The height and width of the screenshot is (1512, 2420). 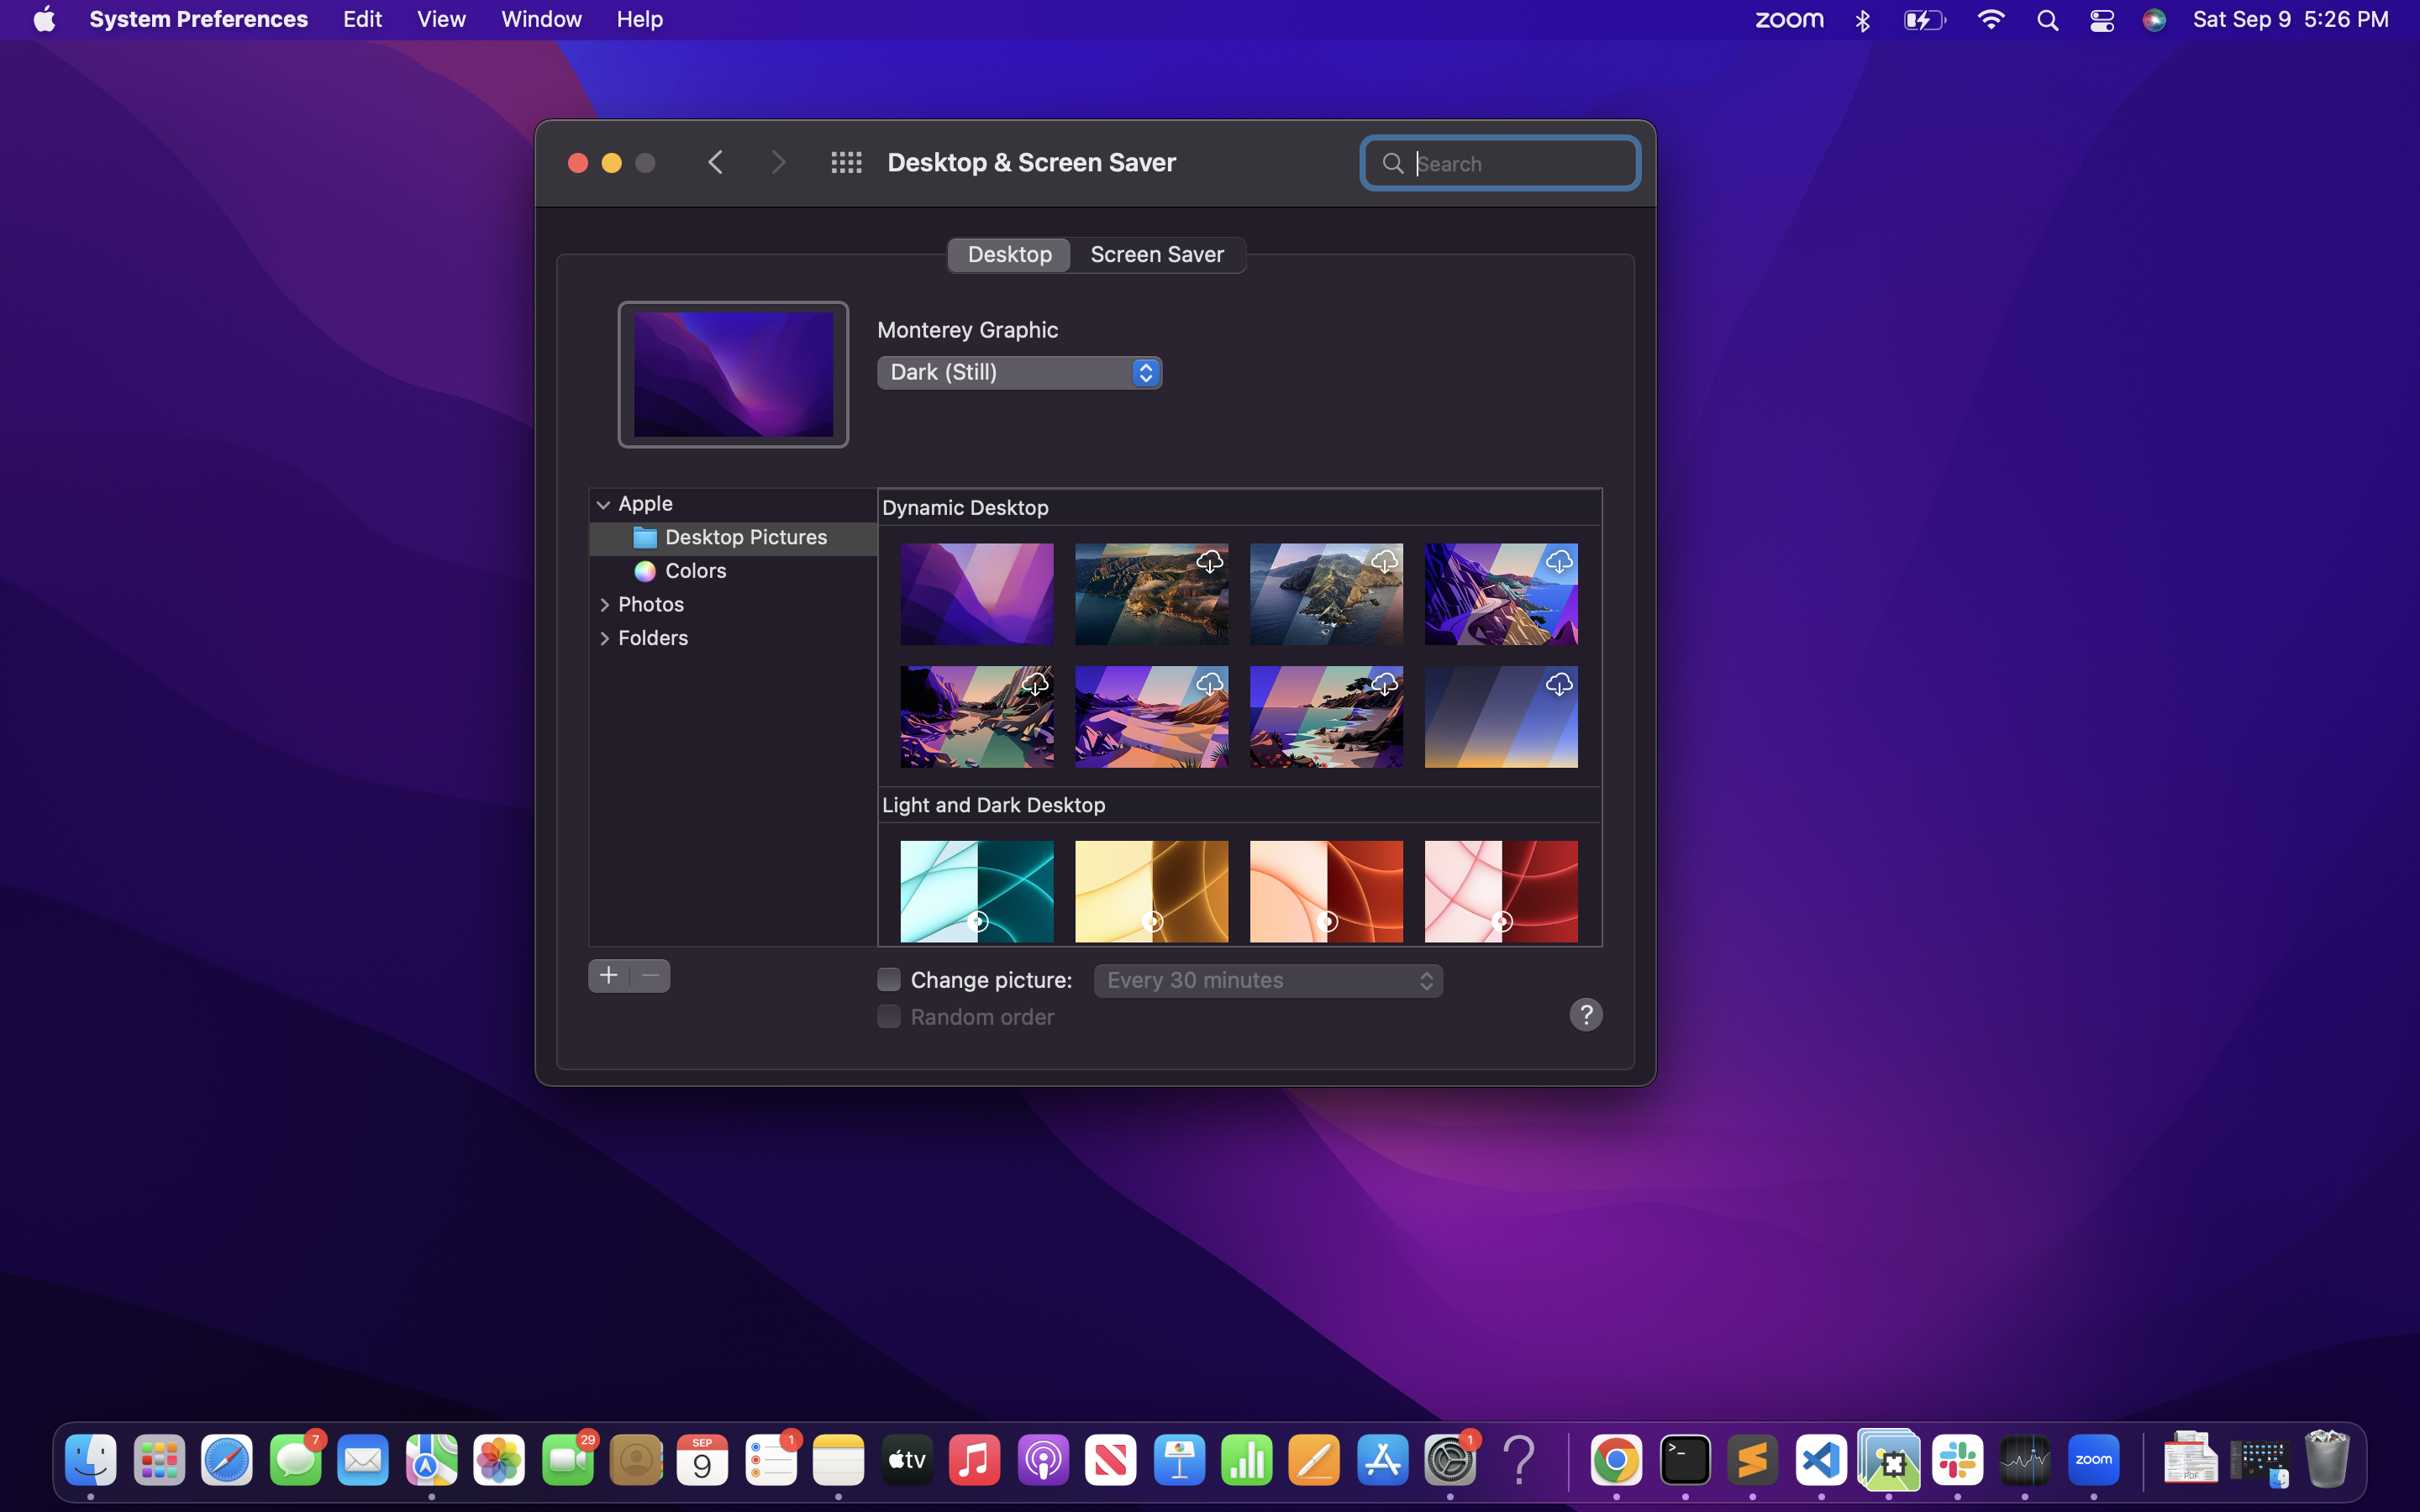 What do you see at coordinates (1007, 253) in the screenshot?
I see `the desktop` at bounding box center [1007, 253].